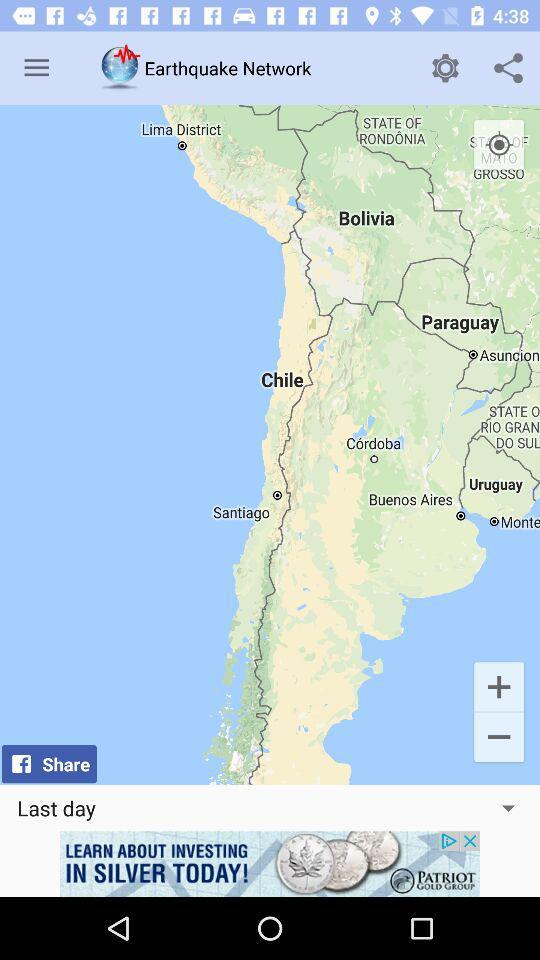 This screenshot has width=540, height=960. I want to click on the location_crosshair icon, so click(498, 144).